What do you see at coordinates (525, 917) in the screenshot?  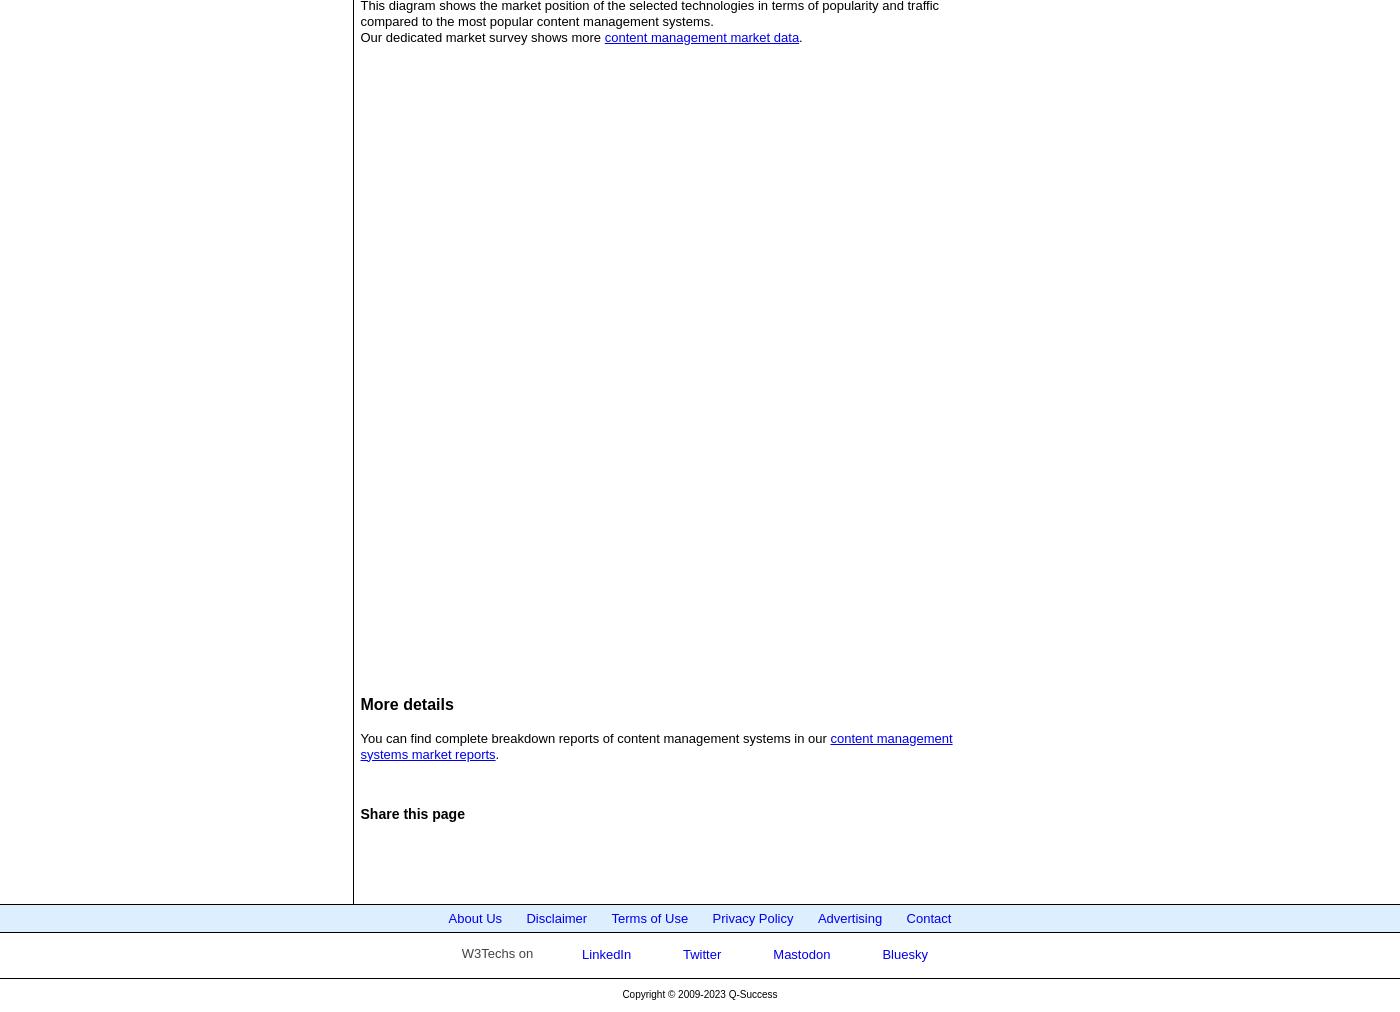 I see `'Disclaimer'` at bounding box center [525, 917].